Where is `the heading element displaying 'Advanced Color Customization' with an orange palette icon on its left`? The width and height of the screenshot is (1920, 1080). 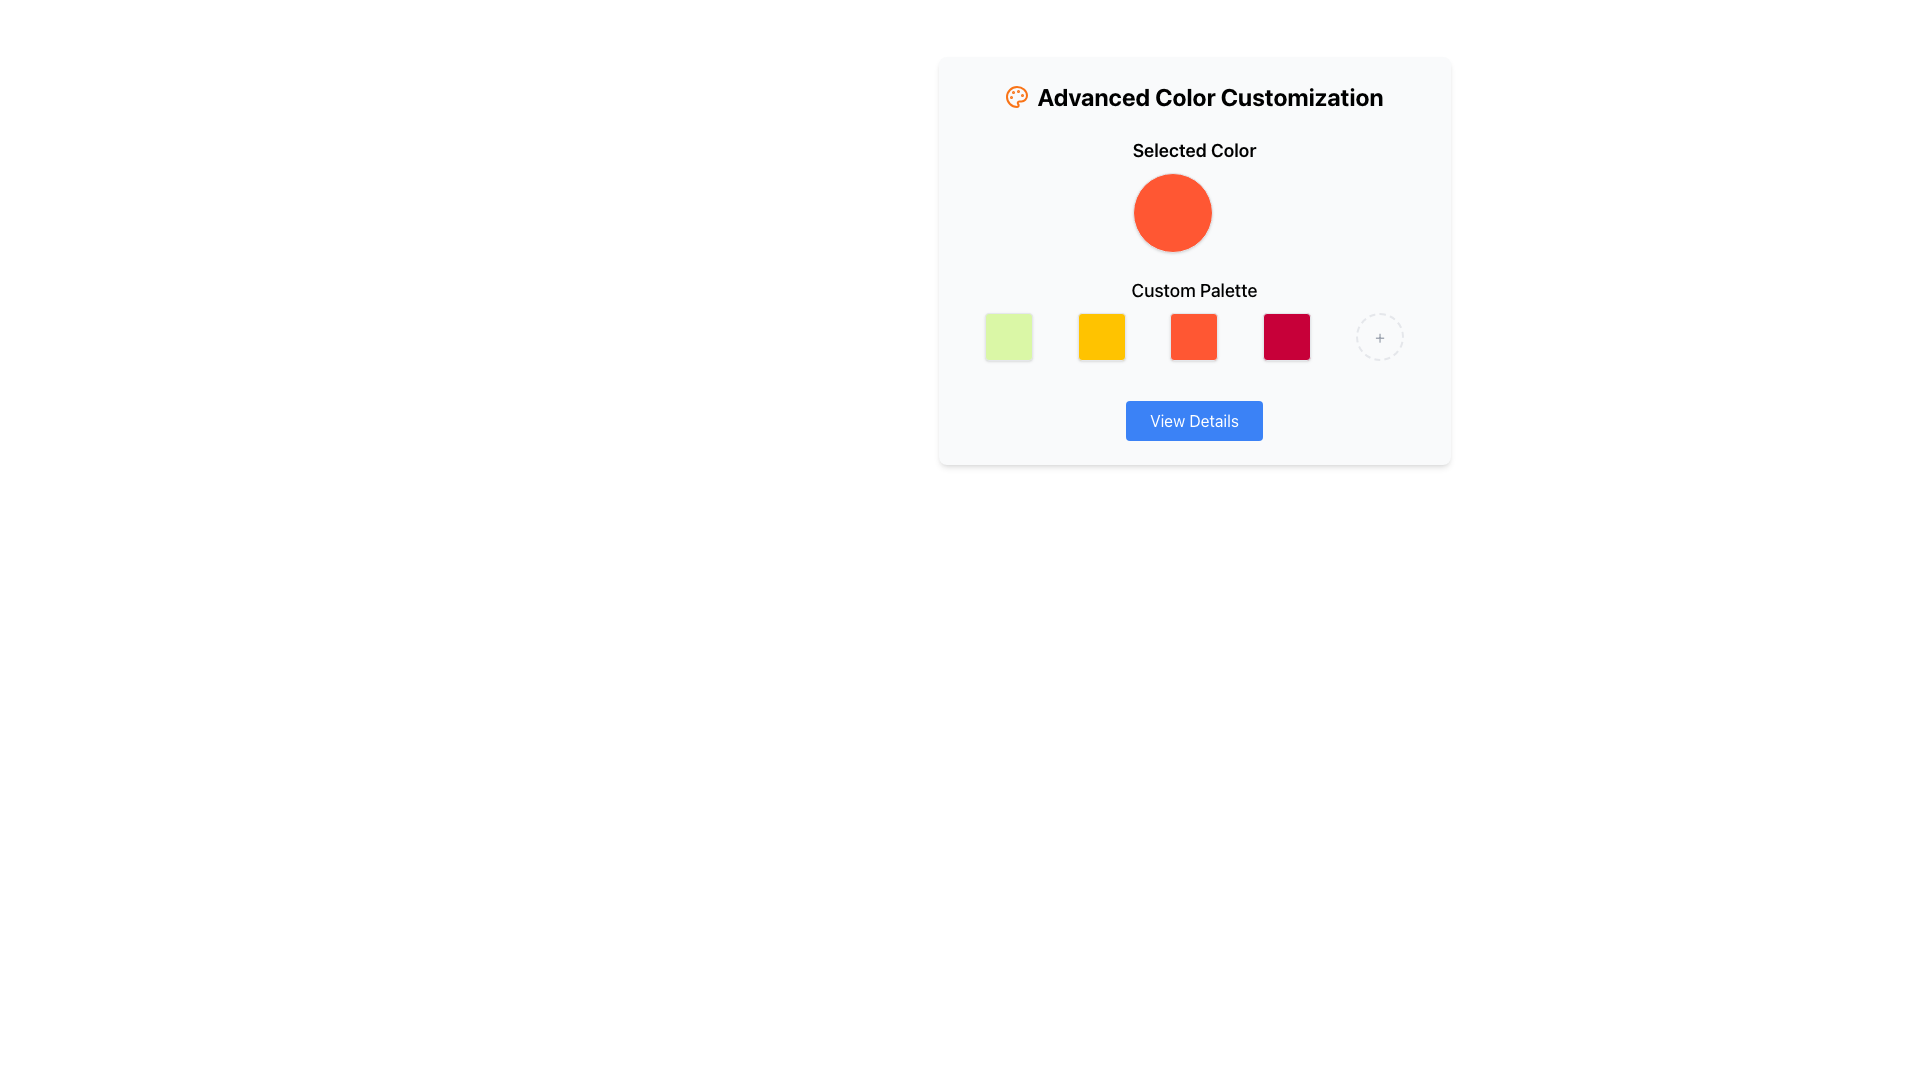
the heading element displaying 'Advanced Color Customization' with an orange palette icon on its left is located at coordinates (1194, 96).